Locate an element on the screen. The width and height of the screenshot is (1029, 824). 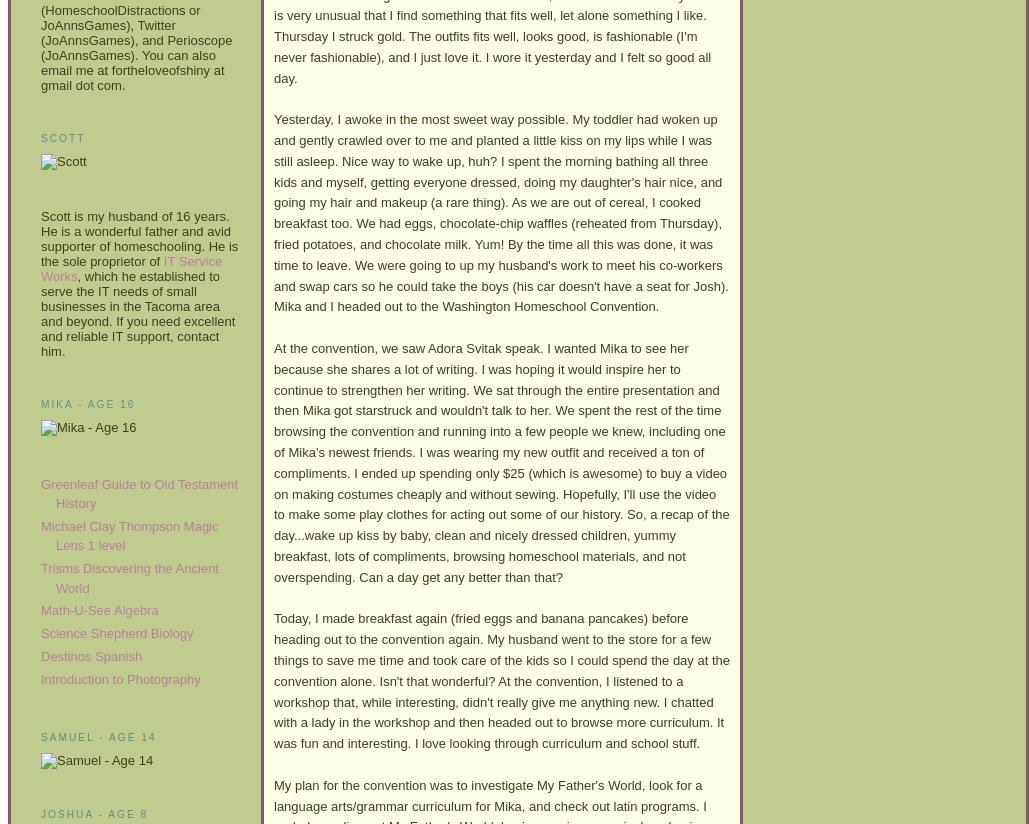
'Scott is my husband of 16 years.  He is a wonderful father and avid supporter of homeschooling.  He is the sole proprietor of' is located at coordinates (138, 236).